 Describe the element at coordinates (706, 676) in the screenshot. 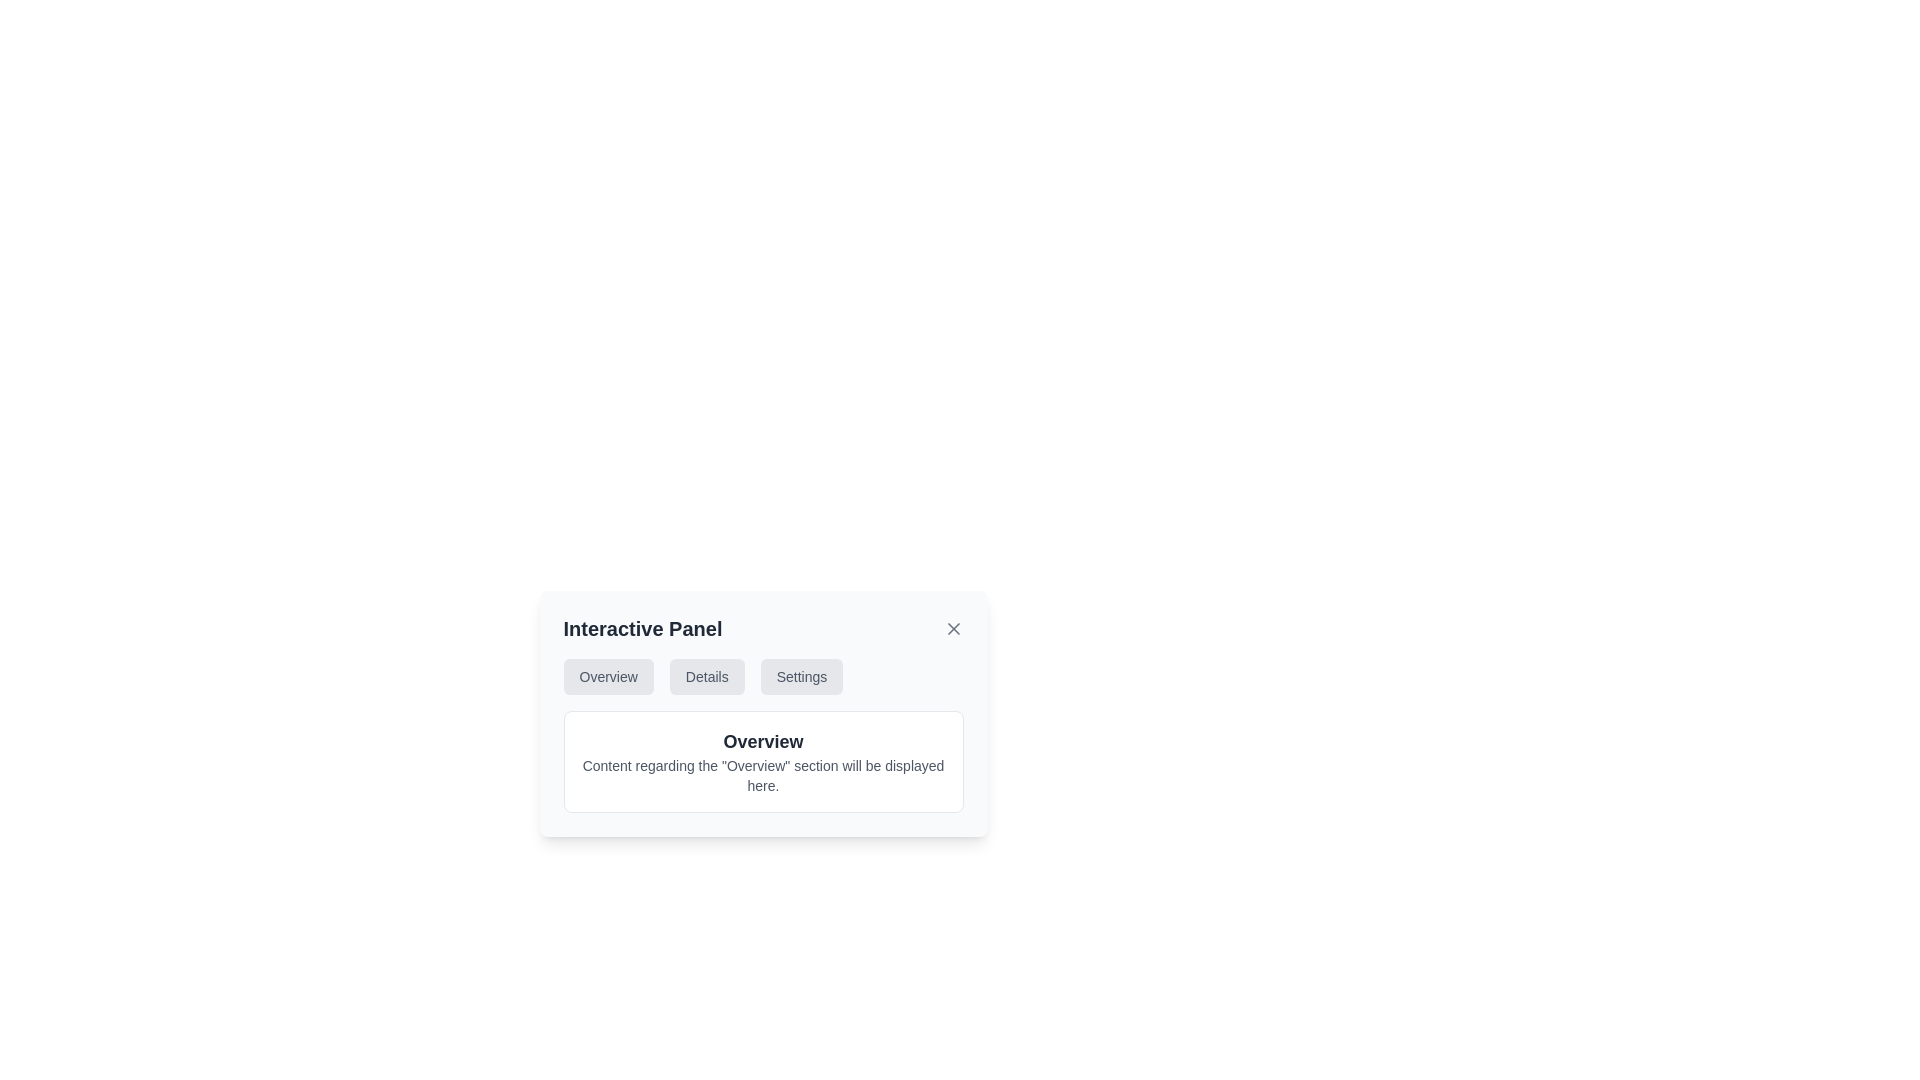

I see `the 'Details' button, which is a medium-sized rectangular button with a light gray background and bold black text, positioned between the 'Overview' and 'Settings' buttons in the horizontal menu` at that location.